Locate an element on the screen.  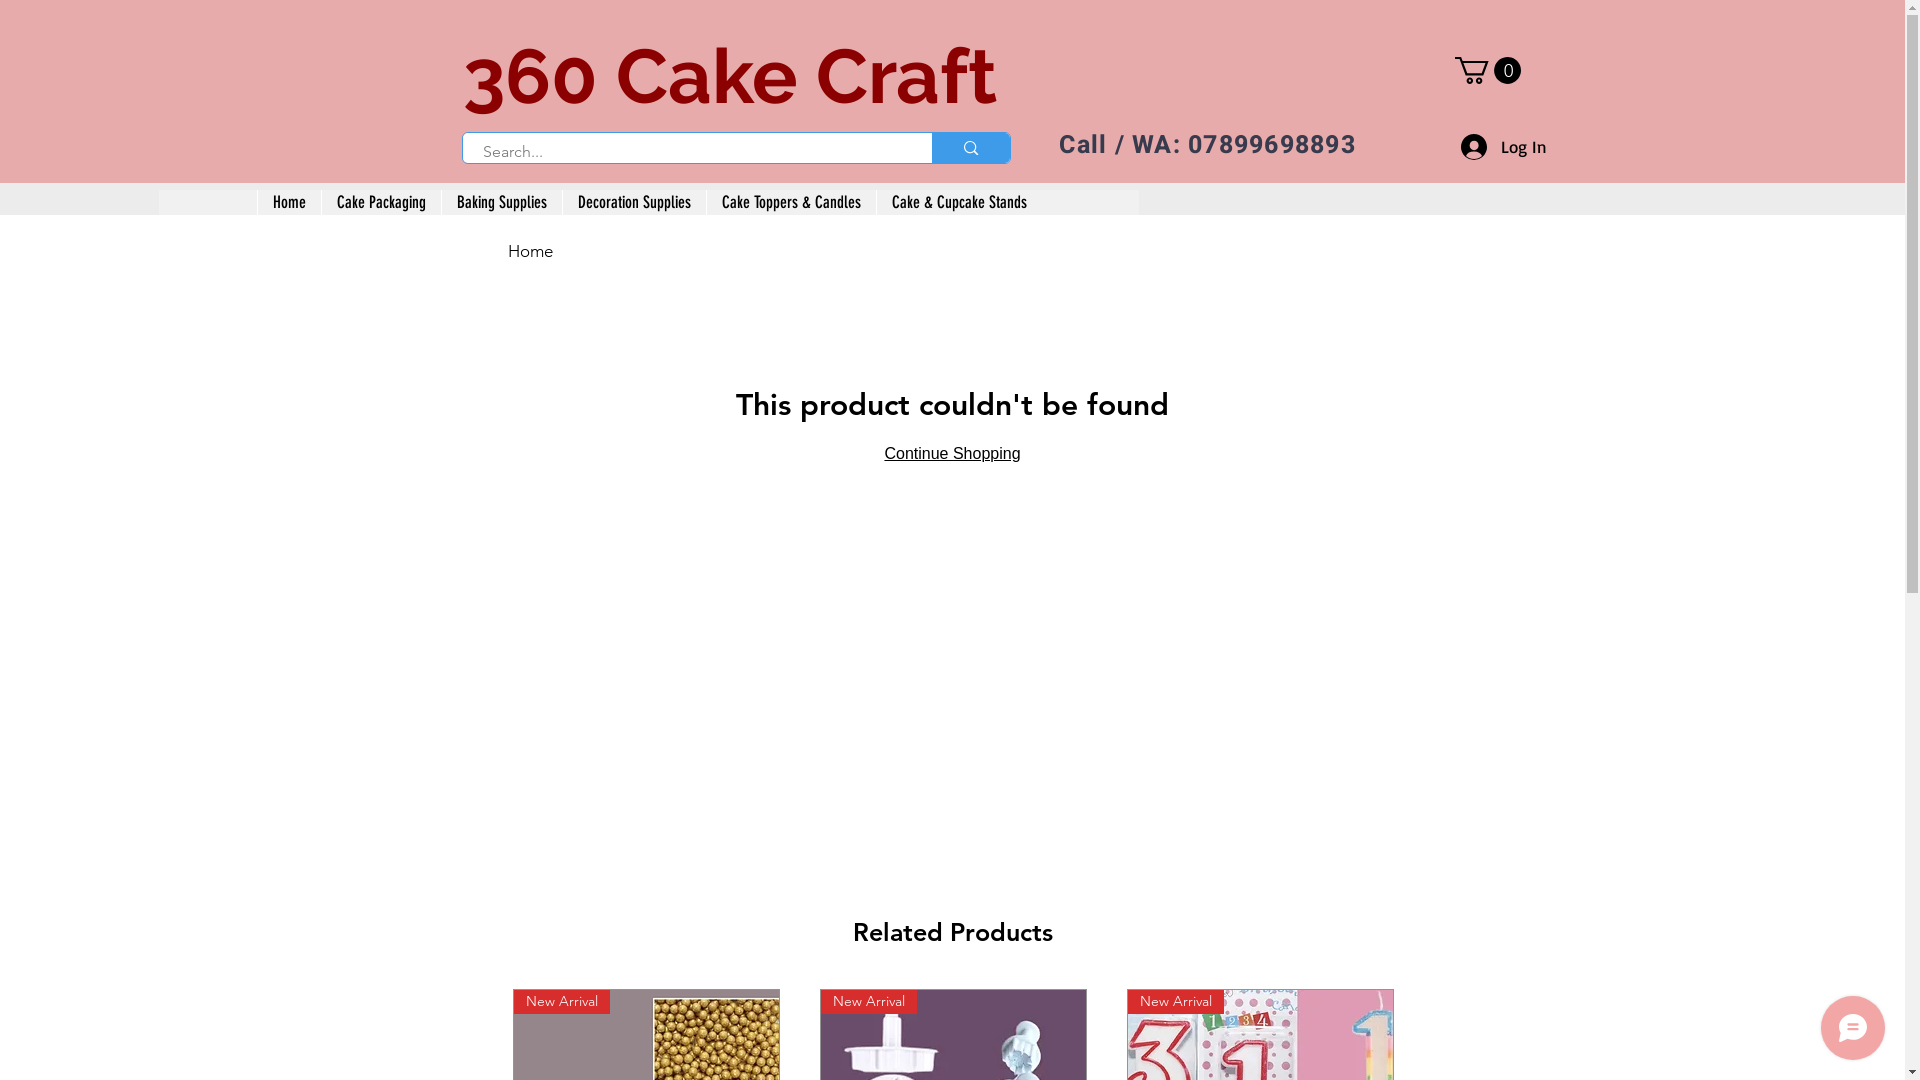
'Cake Packaging' is located at coordinates (379, 202).